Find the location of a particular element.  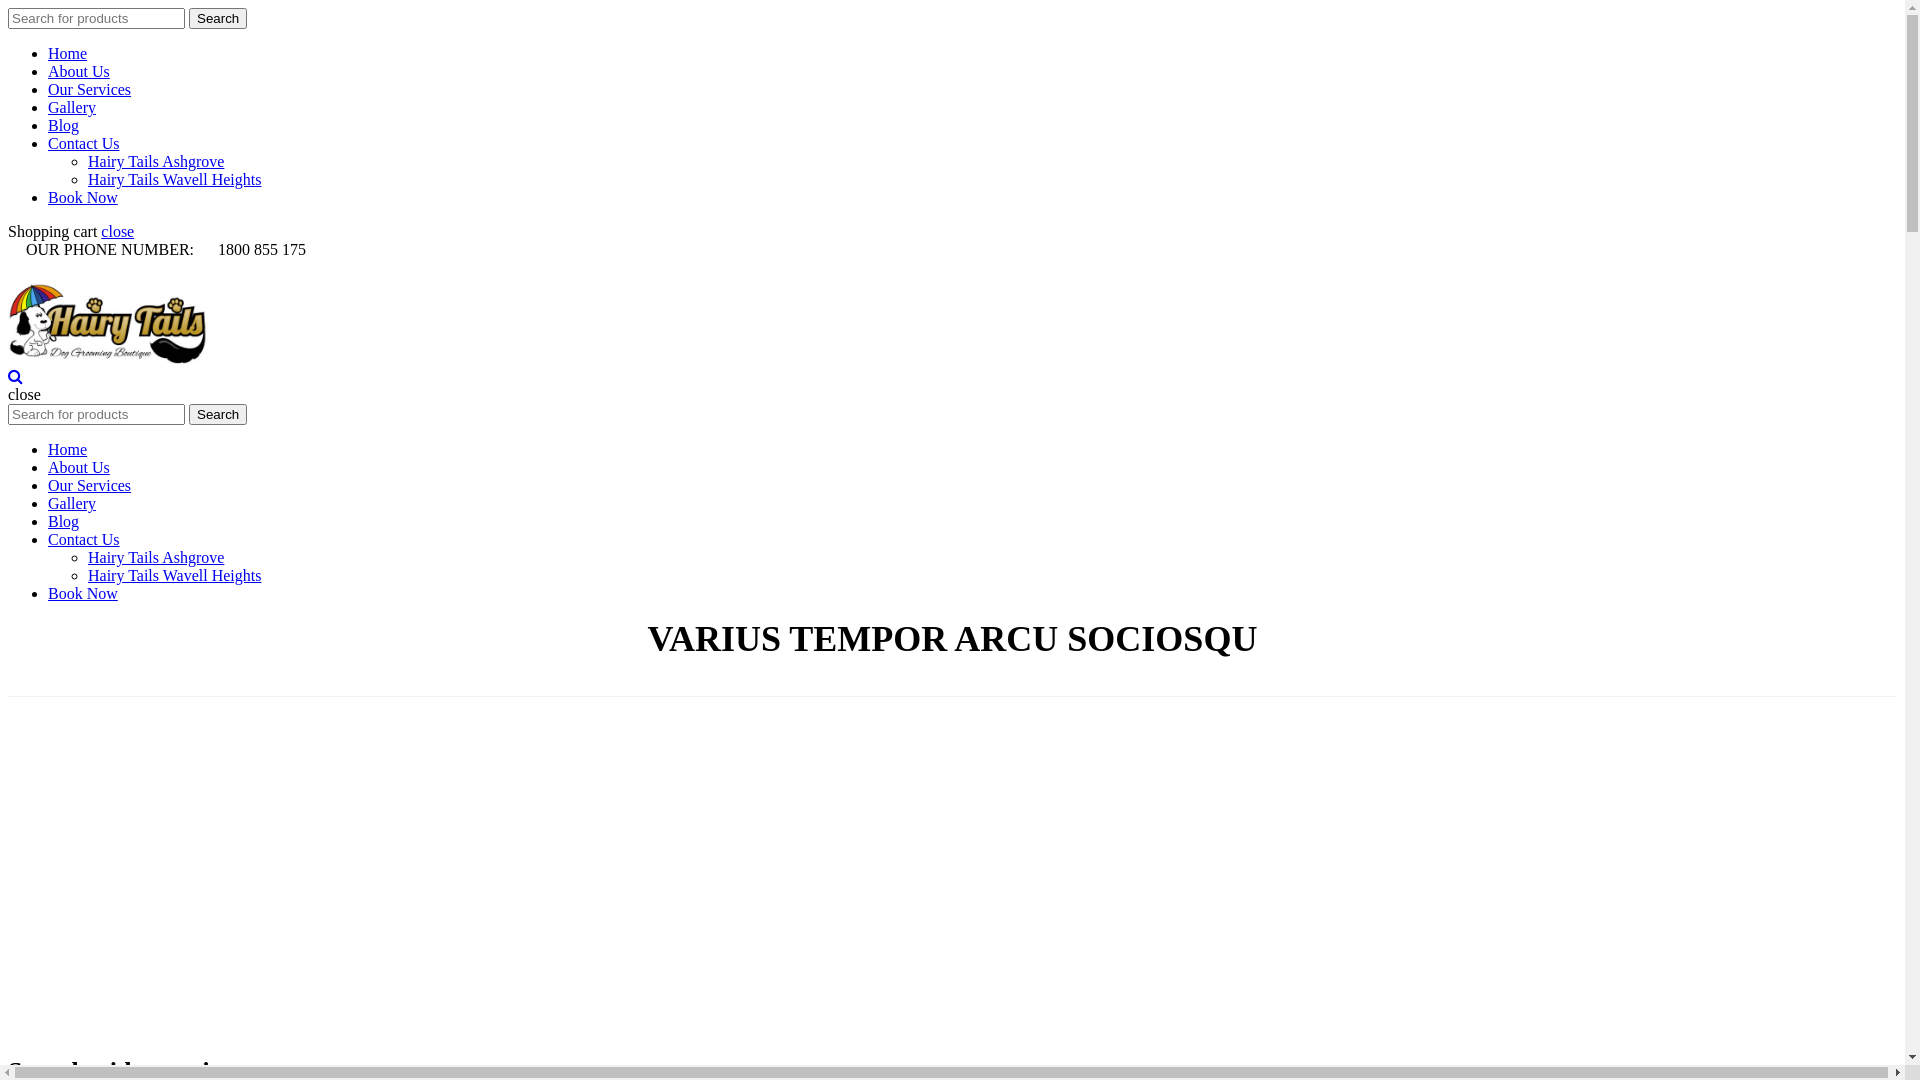

'Blog' is located at coordinates (63, 520).